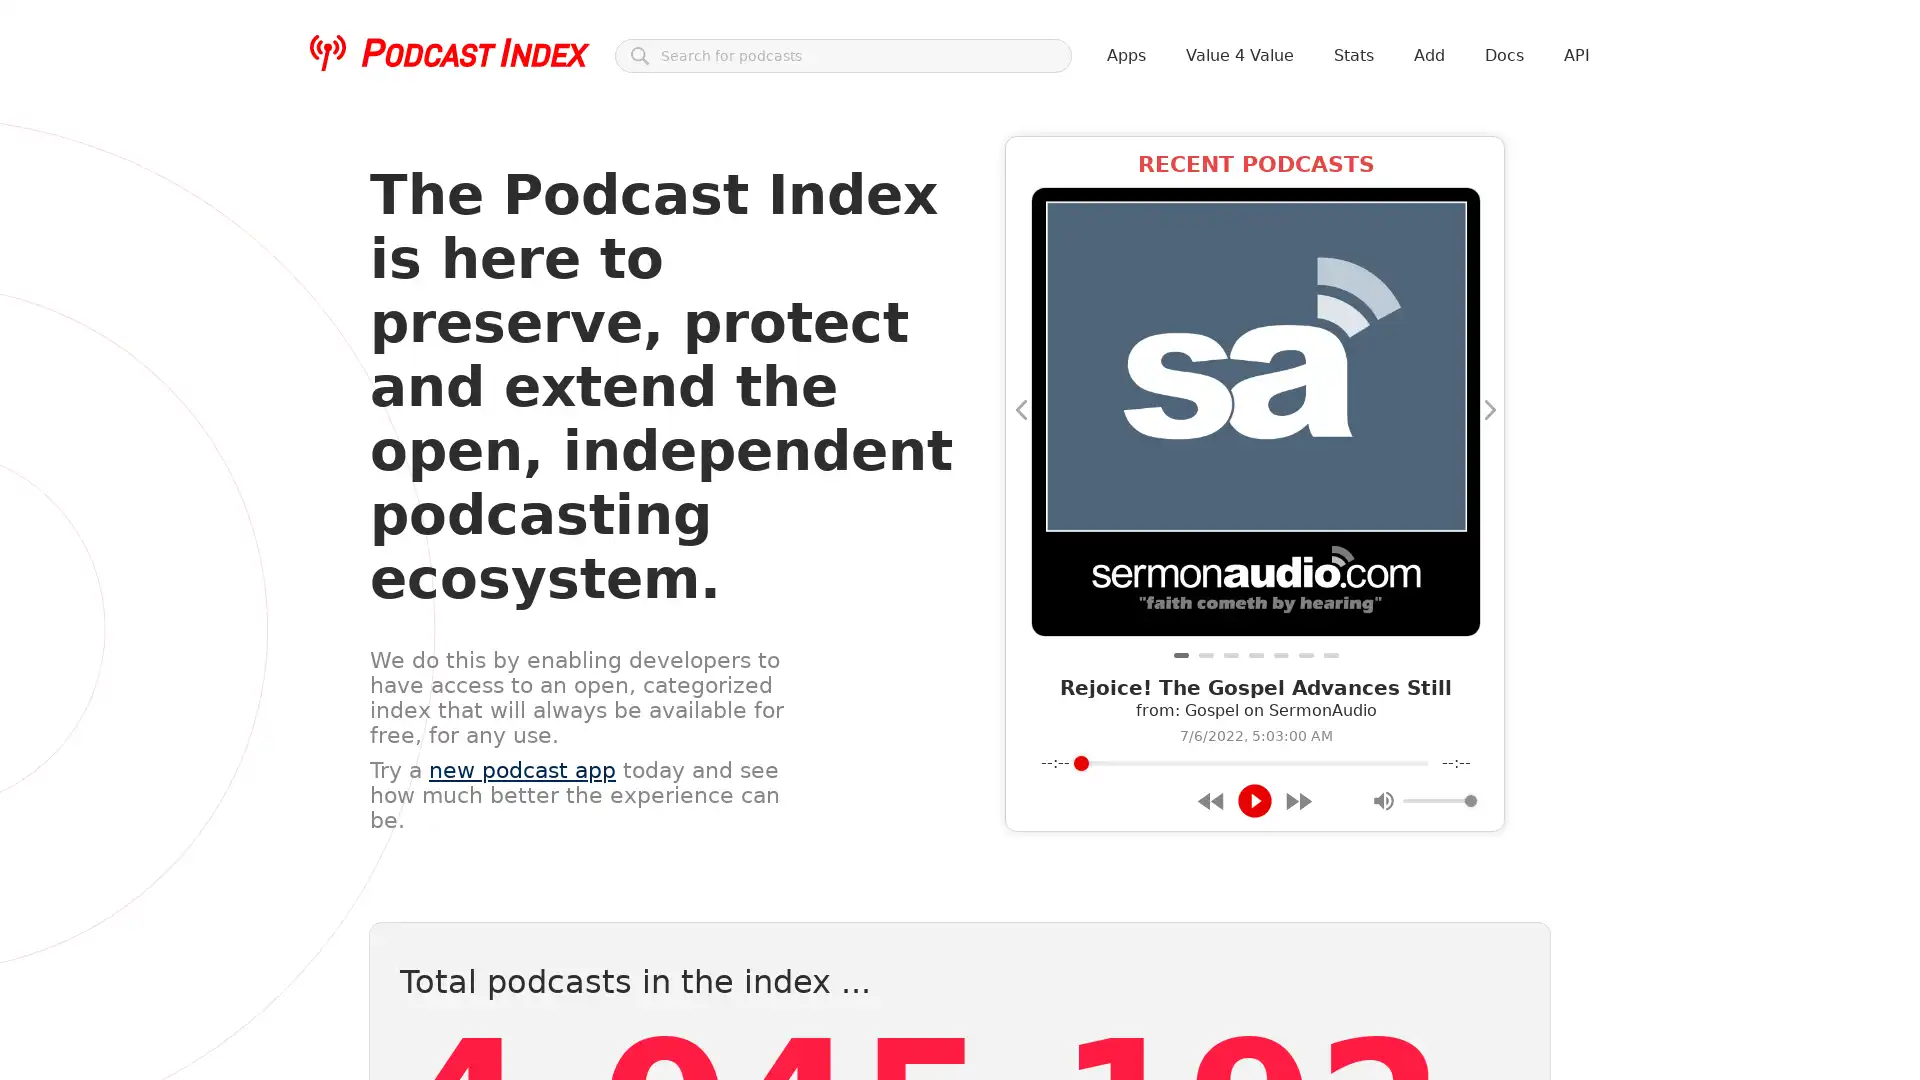 The image size is (1920, 1080). I want to click on Mute, so click(1382, 800).